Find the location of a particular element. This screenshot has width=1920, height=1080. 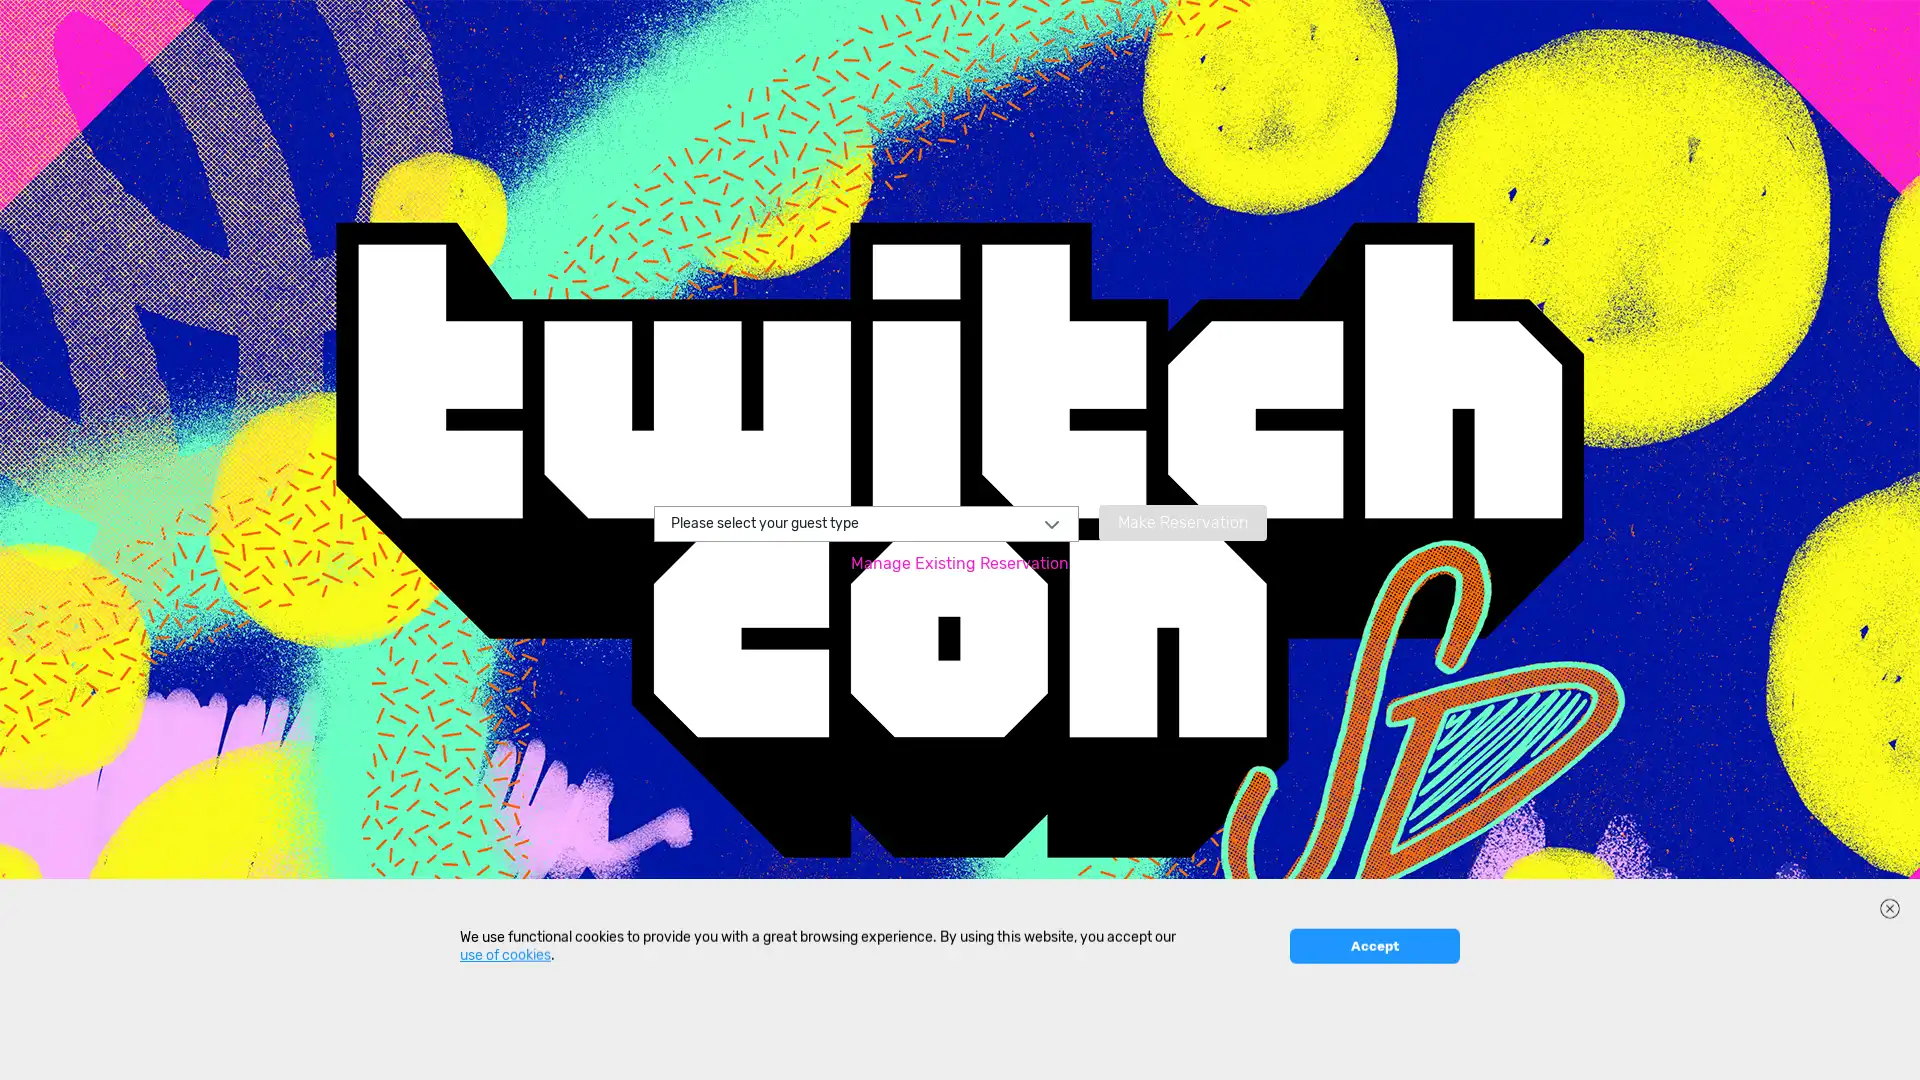

Accept is located at coordinates (1373, 1050).